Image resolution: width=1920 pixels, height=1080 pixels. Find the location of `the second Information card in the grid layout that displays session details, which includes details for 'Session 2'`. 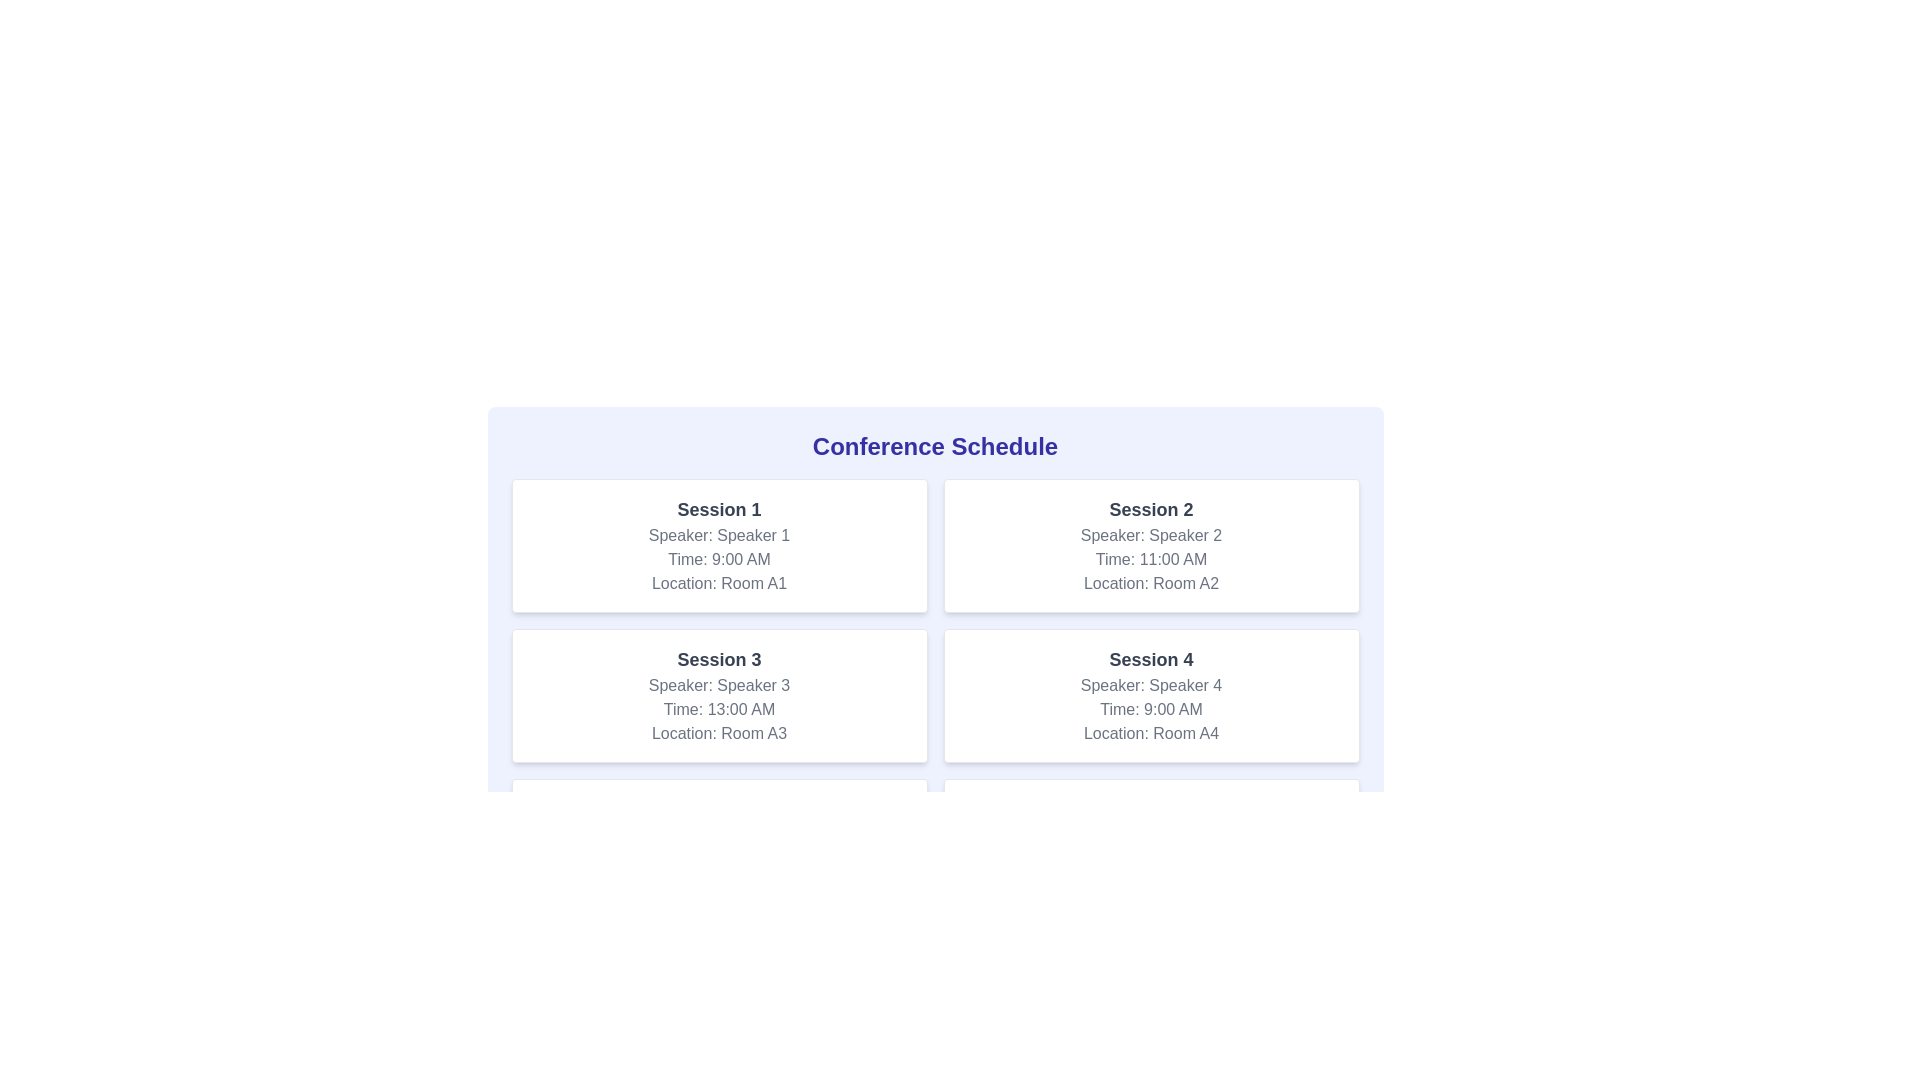

the second Information card in the grid layout that displays session details, which includes details for 'Session 2' is located at coordinates (1151, 546).